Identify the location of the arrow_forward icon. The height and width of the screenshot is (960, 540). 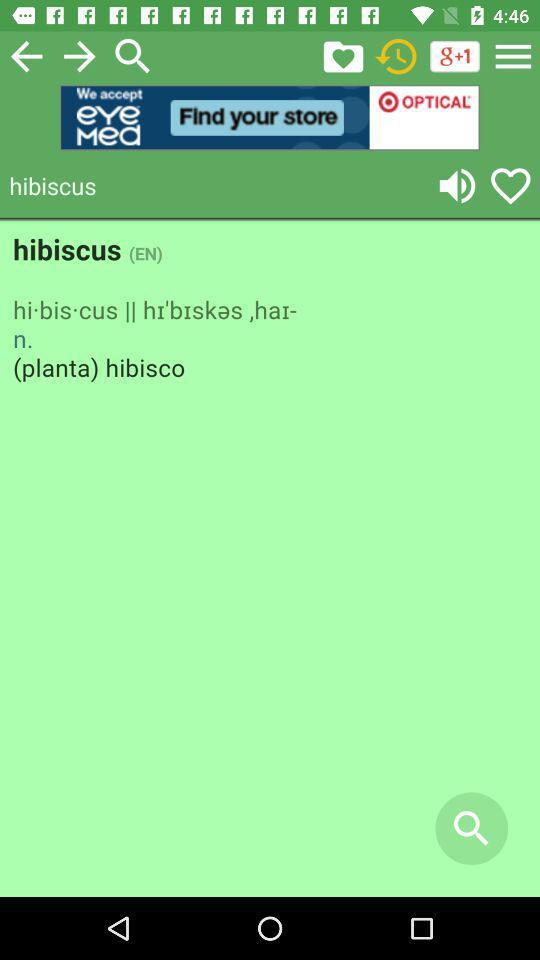
(78, 55).